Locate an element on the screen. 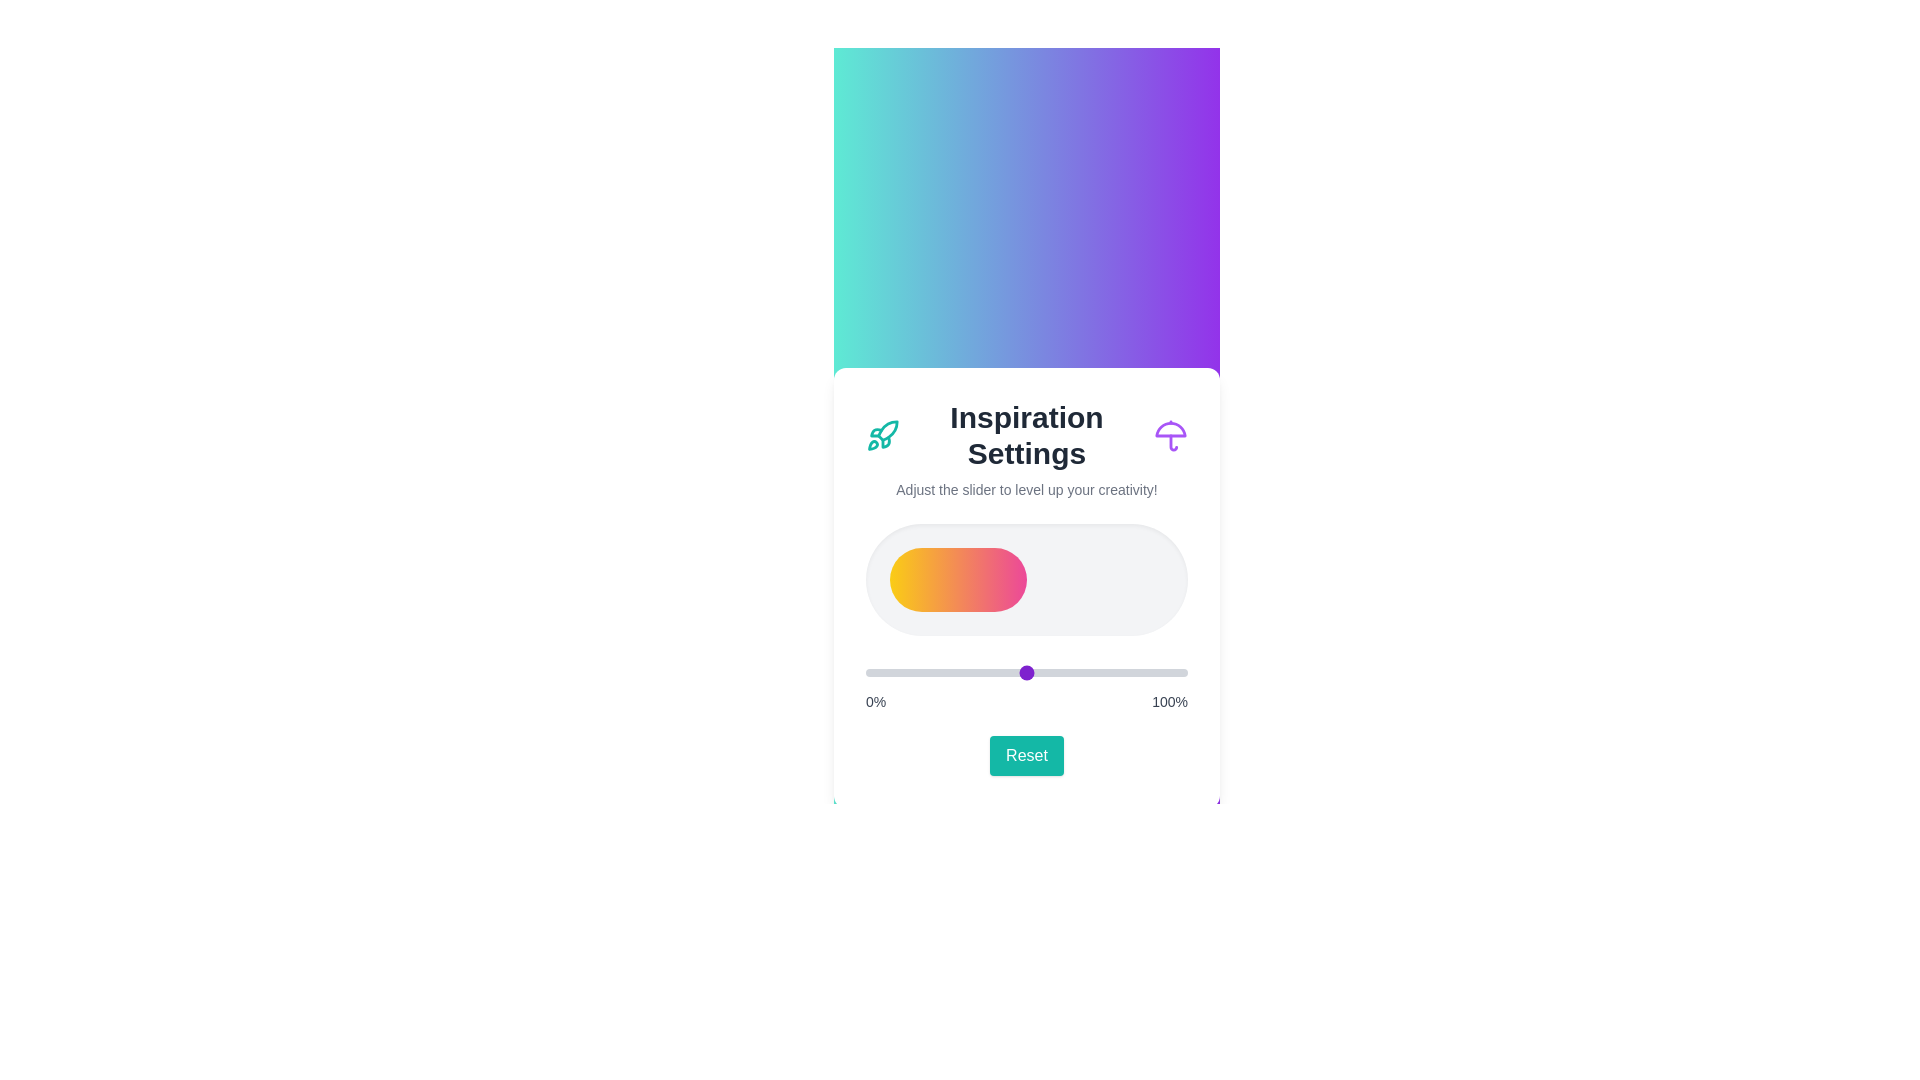 This screenshot has width=1920, height=1080. the umbrella icon is located at coordinates (1171, 434).